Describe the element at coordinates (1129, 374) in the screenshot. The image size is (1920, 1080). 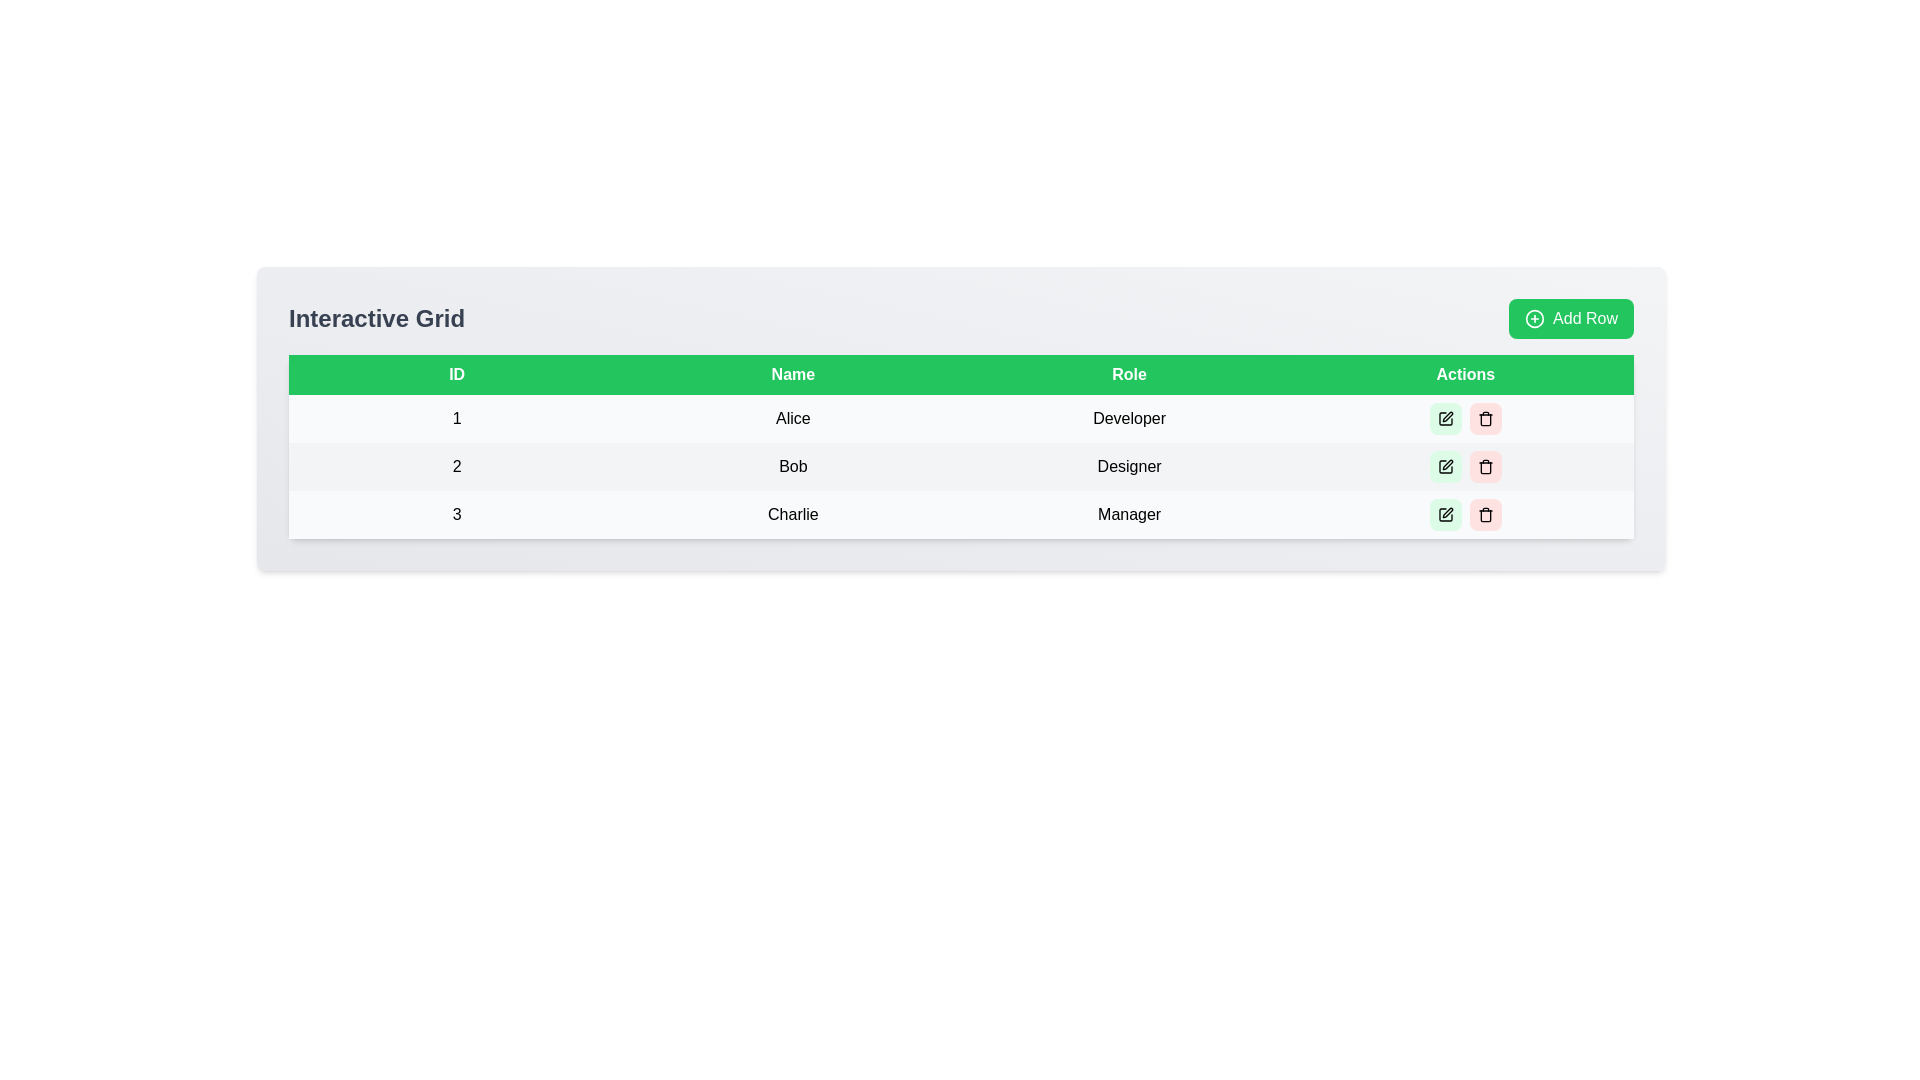
I see `the purpose of the 'Role' column` at that location.